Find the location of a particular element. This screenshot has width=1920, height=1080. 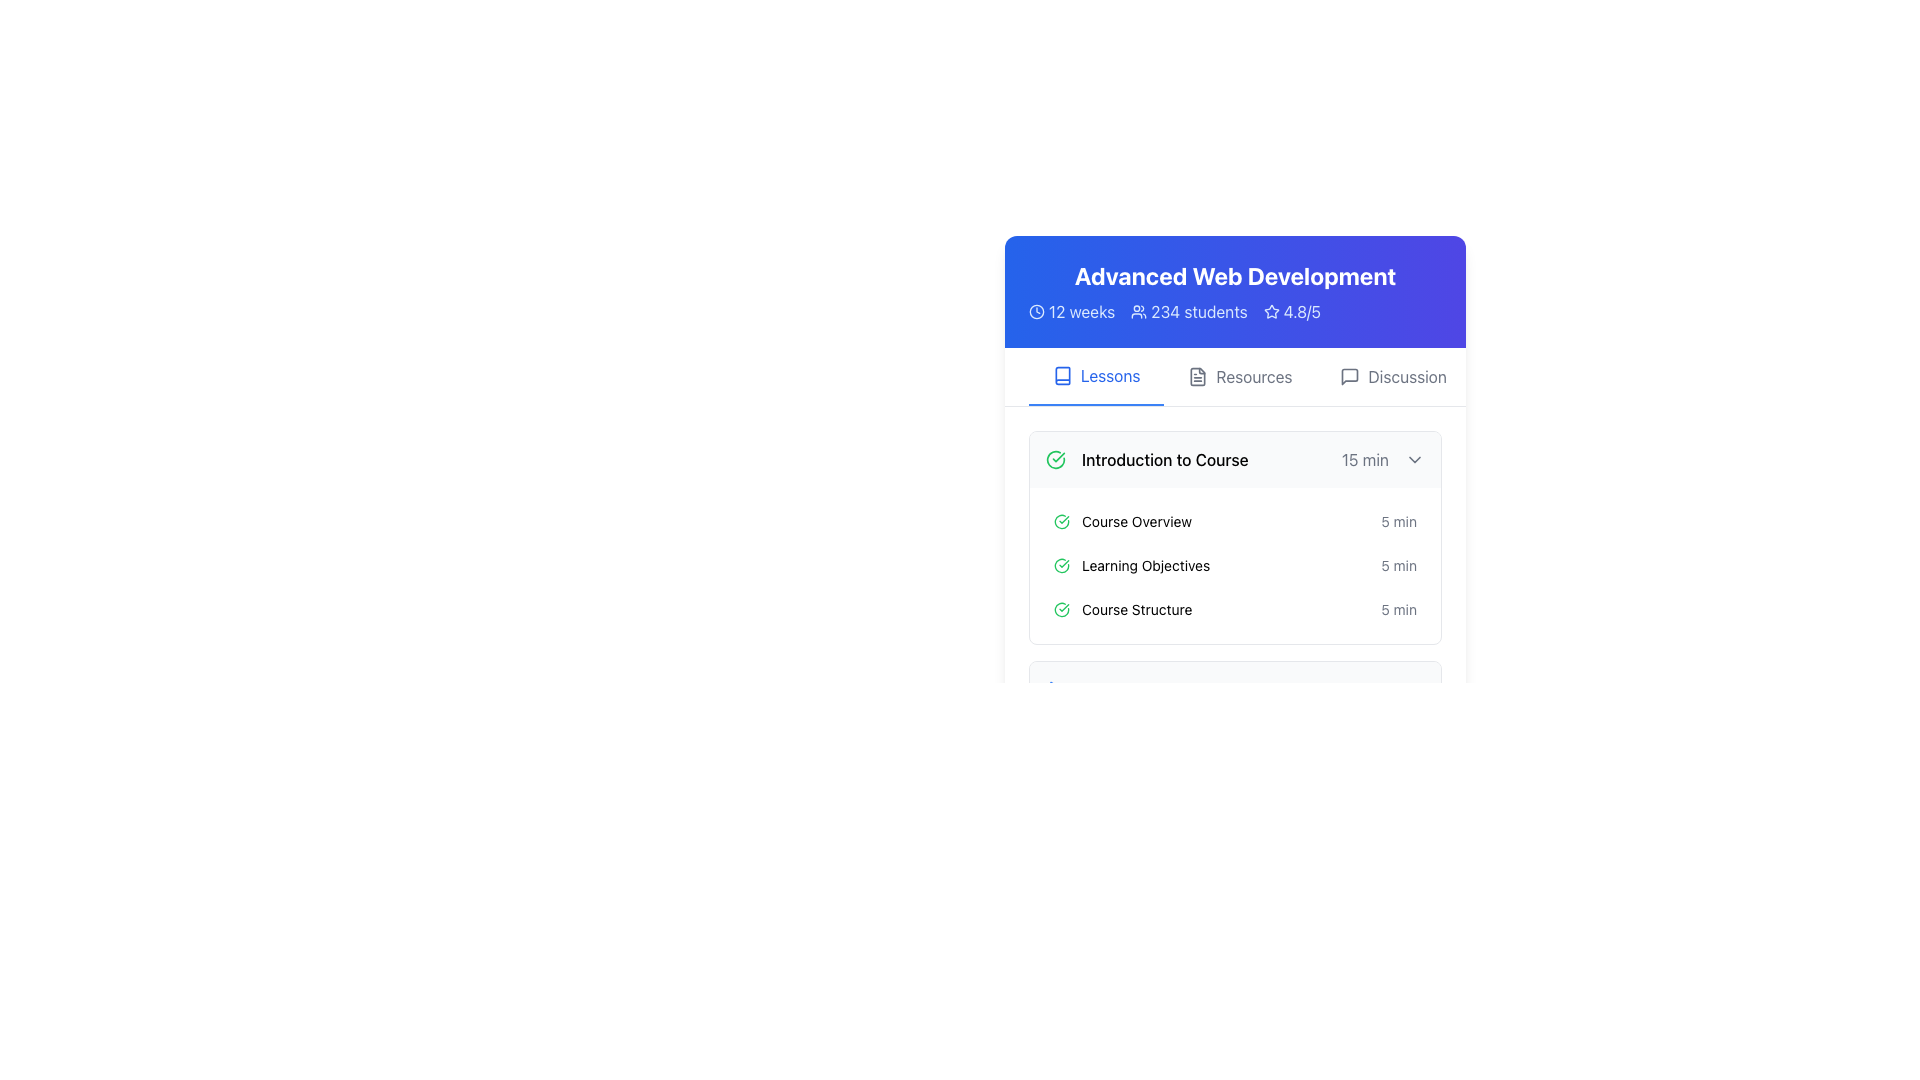

the SVG icon representing the 'Lessons' tab, which is located in the header section of the interface, aligned to the left of the 'Lessons' text is located at coordinates (1061, 375).